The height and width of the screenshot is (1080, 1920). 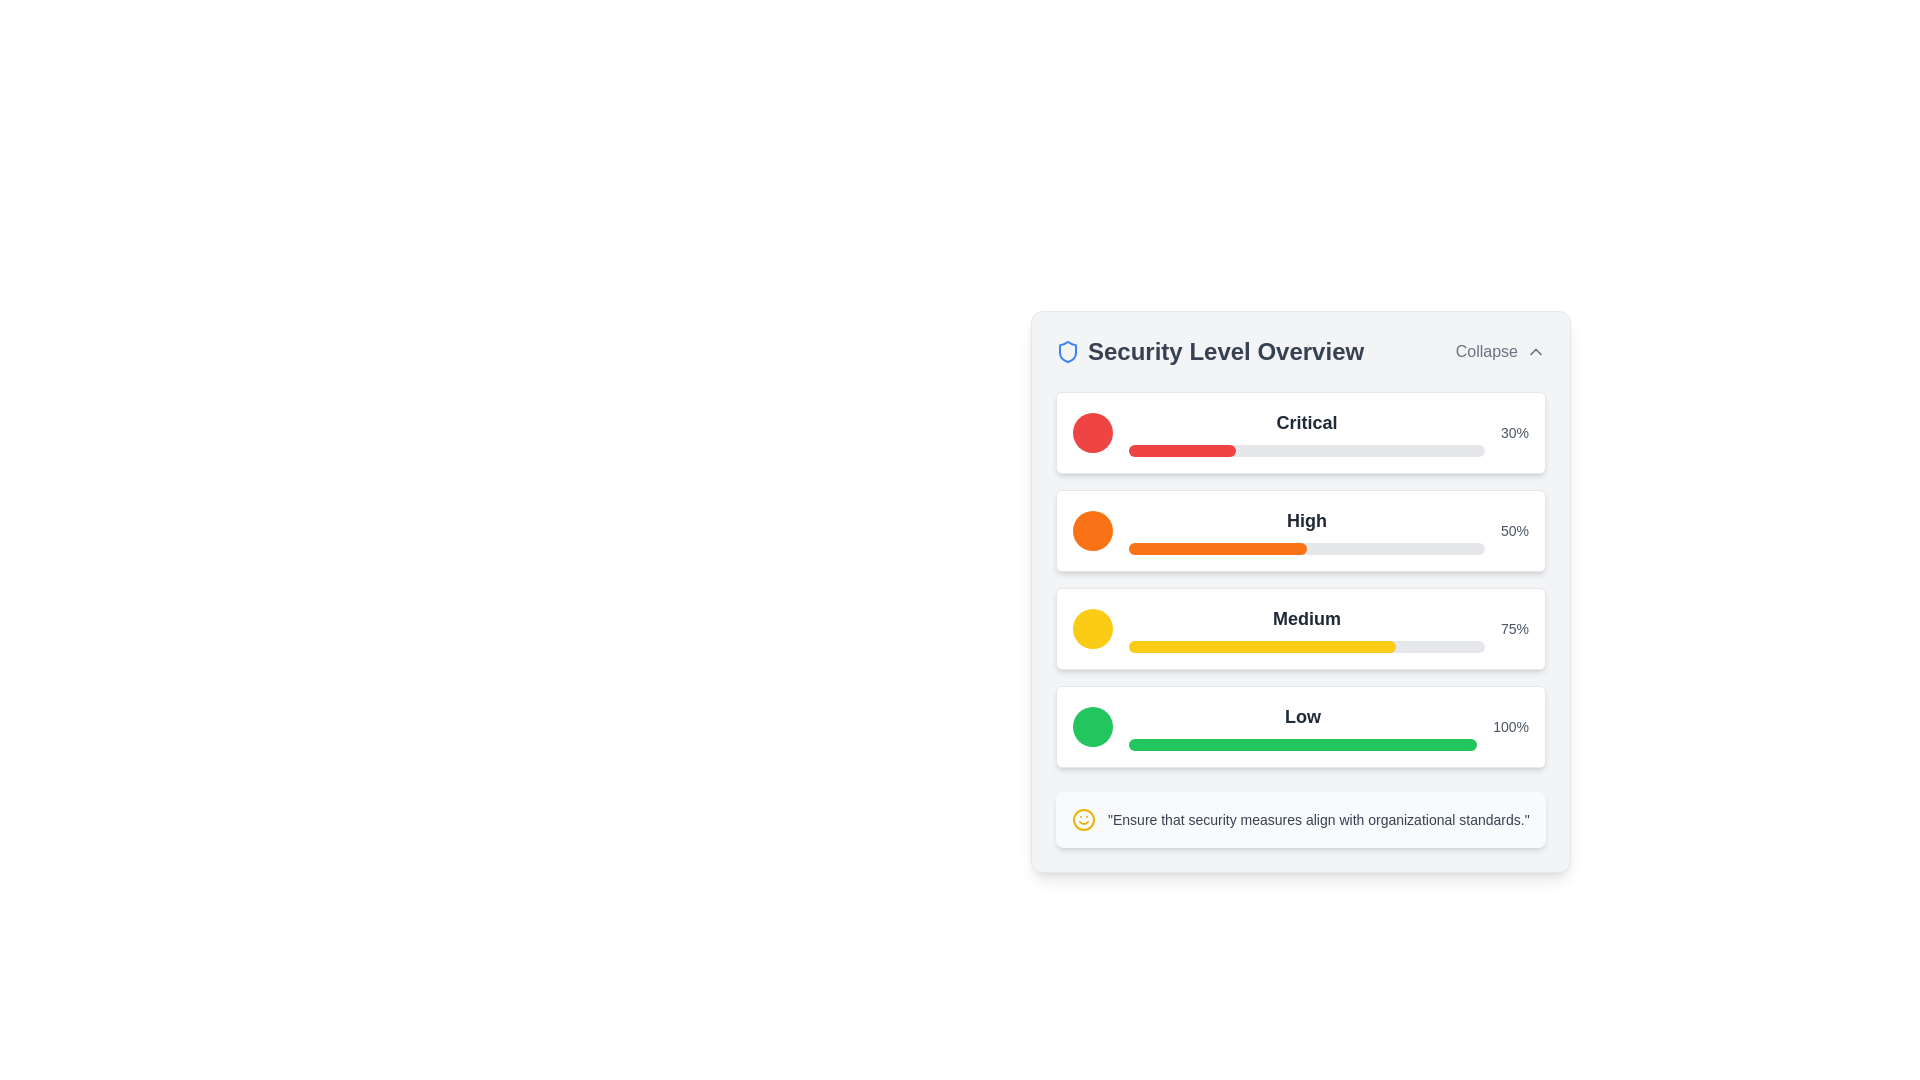 What do you see at coordinates (1300, 530) in the screenshot?
I see `the visual data of the Progress bar indicating 'High 50%', which is the second in a vertical stack of status indicators` at bounding box center [1300, 530].